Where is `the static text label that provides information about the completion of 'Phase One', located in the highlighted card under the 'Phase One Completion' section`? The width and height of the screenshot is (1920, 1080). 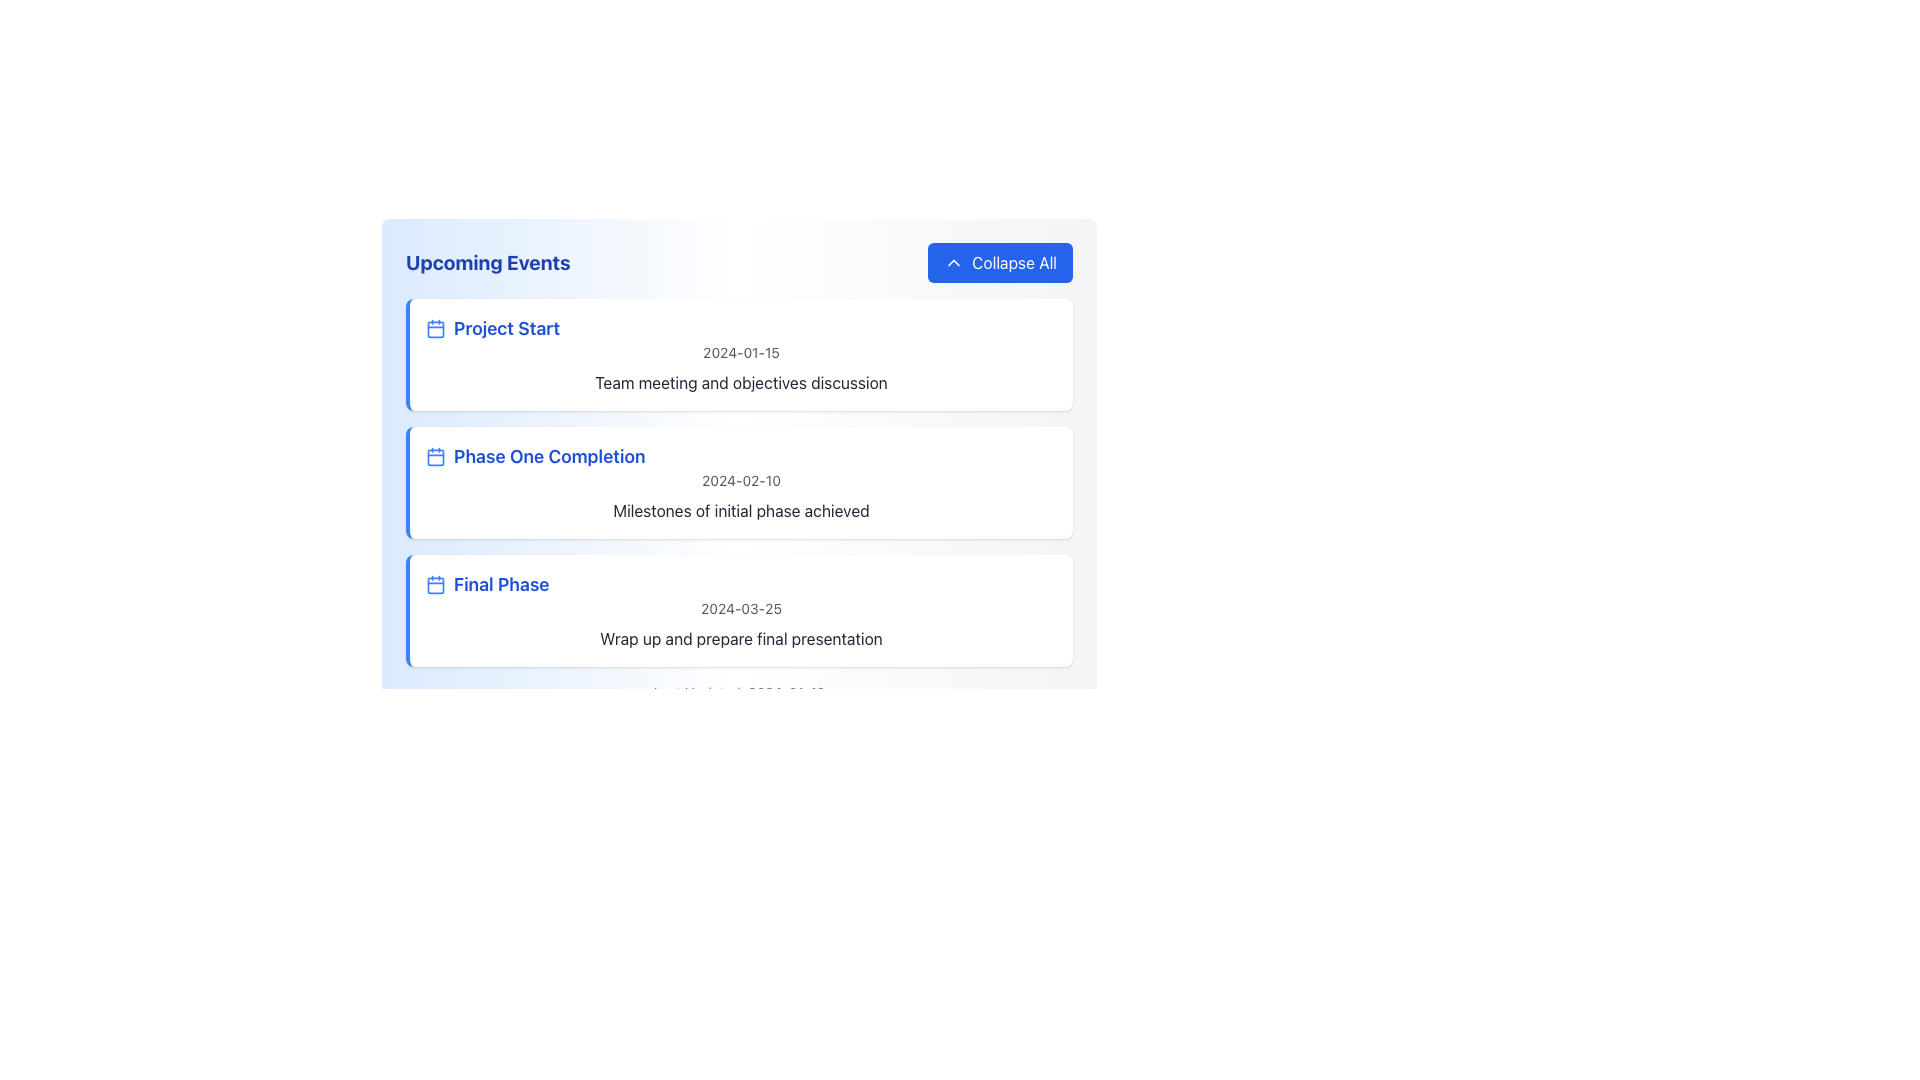
the static text label that provides information about the completion of 'Phase One', located in the highlighted card under the 'Phase One Completion' section is located at coordinates (740, 509).